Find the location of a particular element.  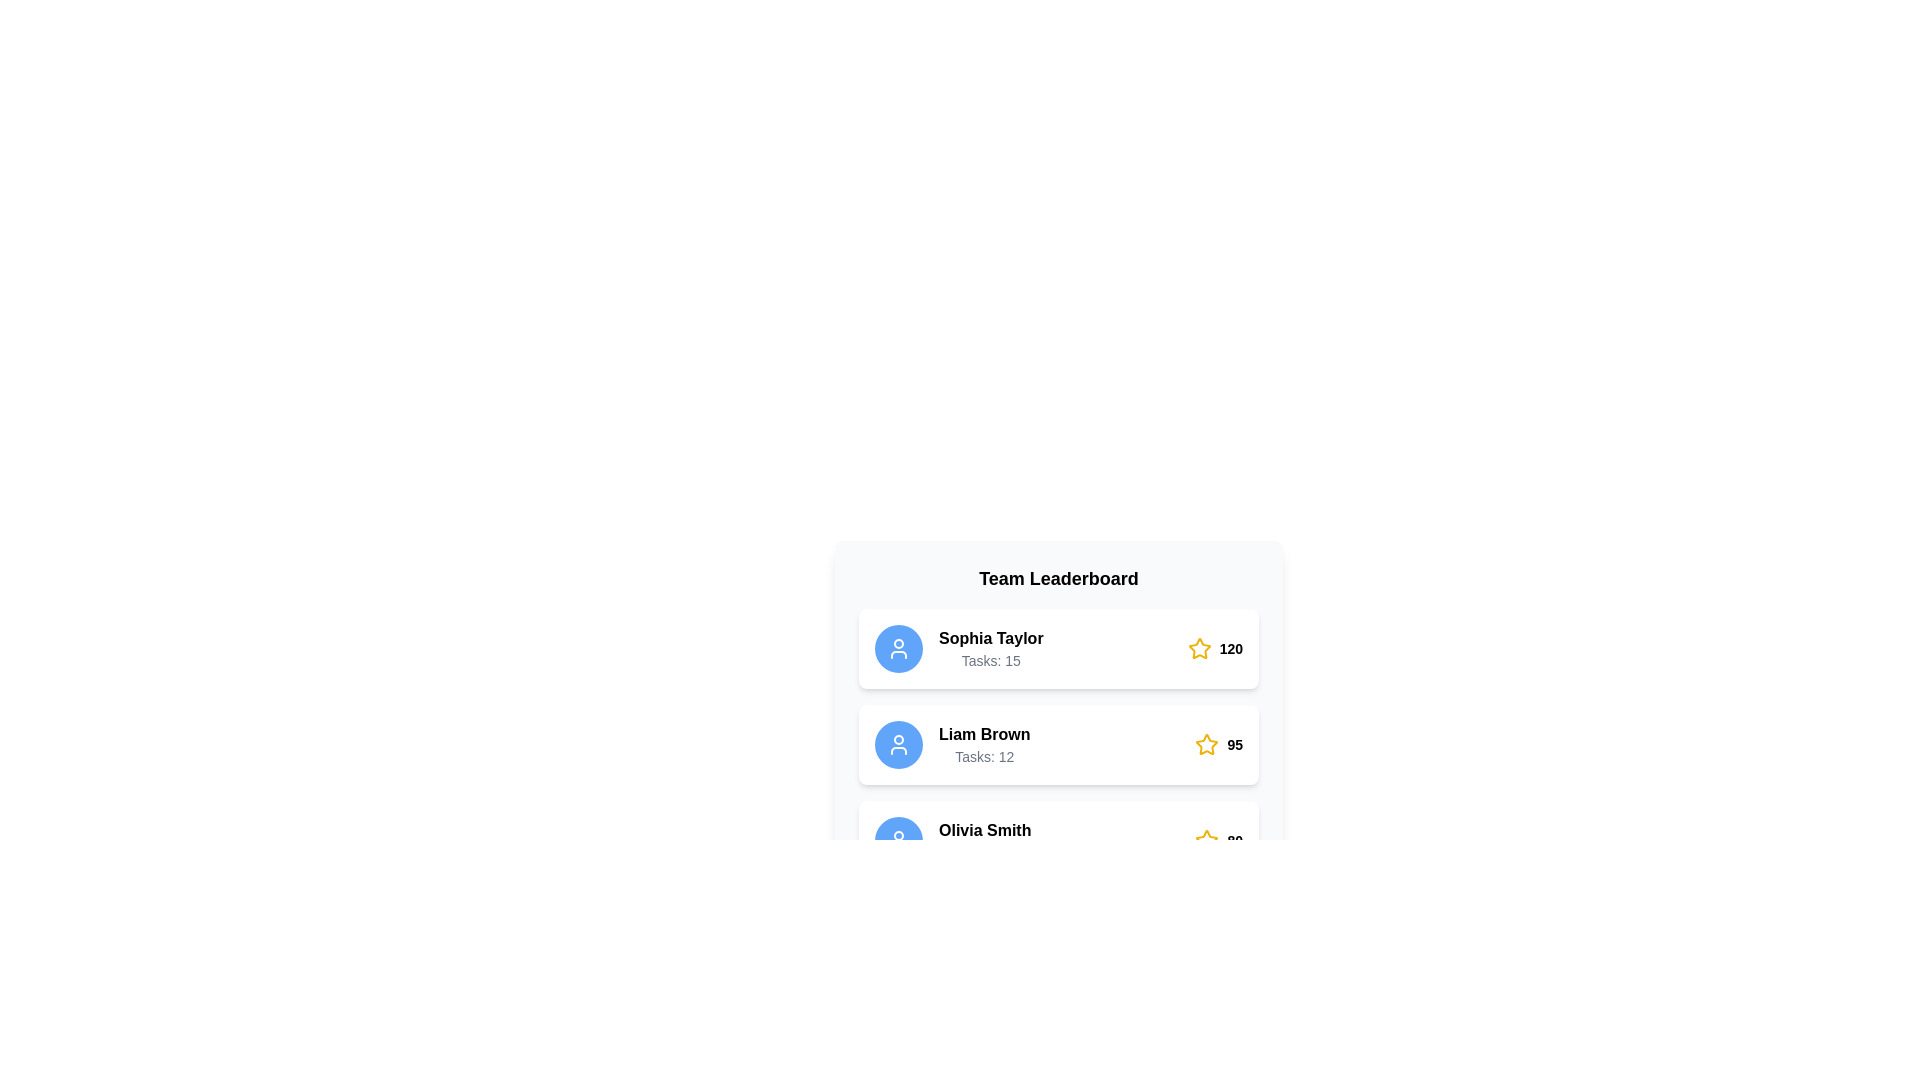

the text block containing 'Liam Brown' and 'Tasks: 12' within the Team Leaderboard section, positioned between a blue user icon and a yellow star icon is located at coordinates (984, 744).